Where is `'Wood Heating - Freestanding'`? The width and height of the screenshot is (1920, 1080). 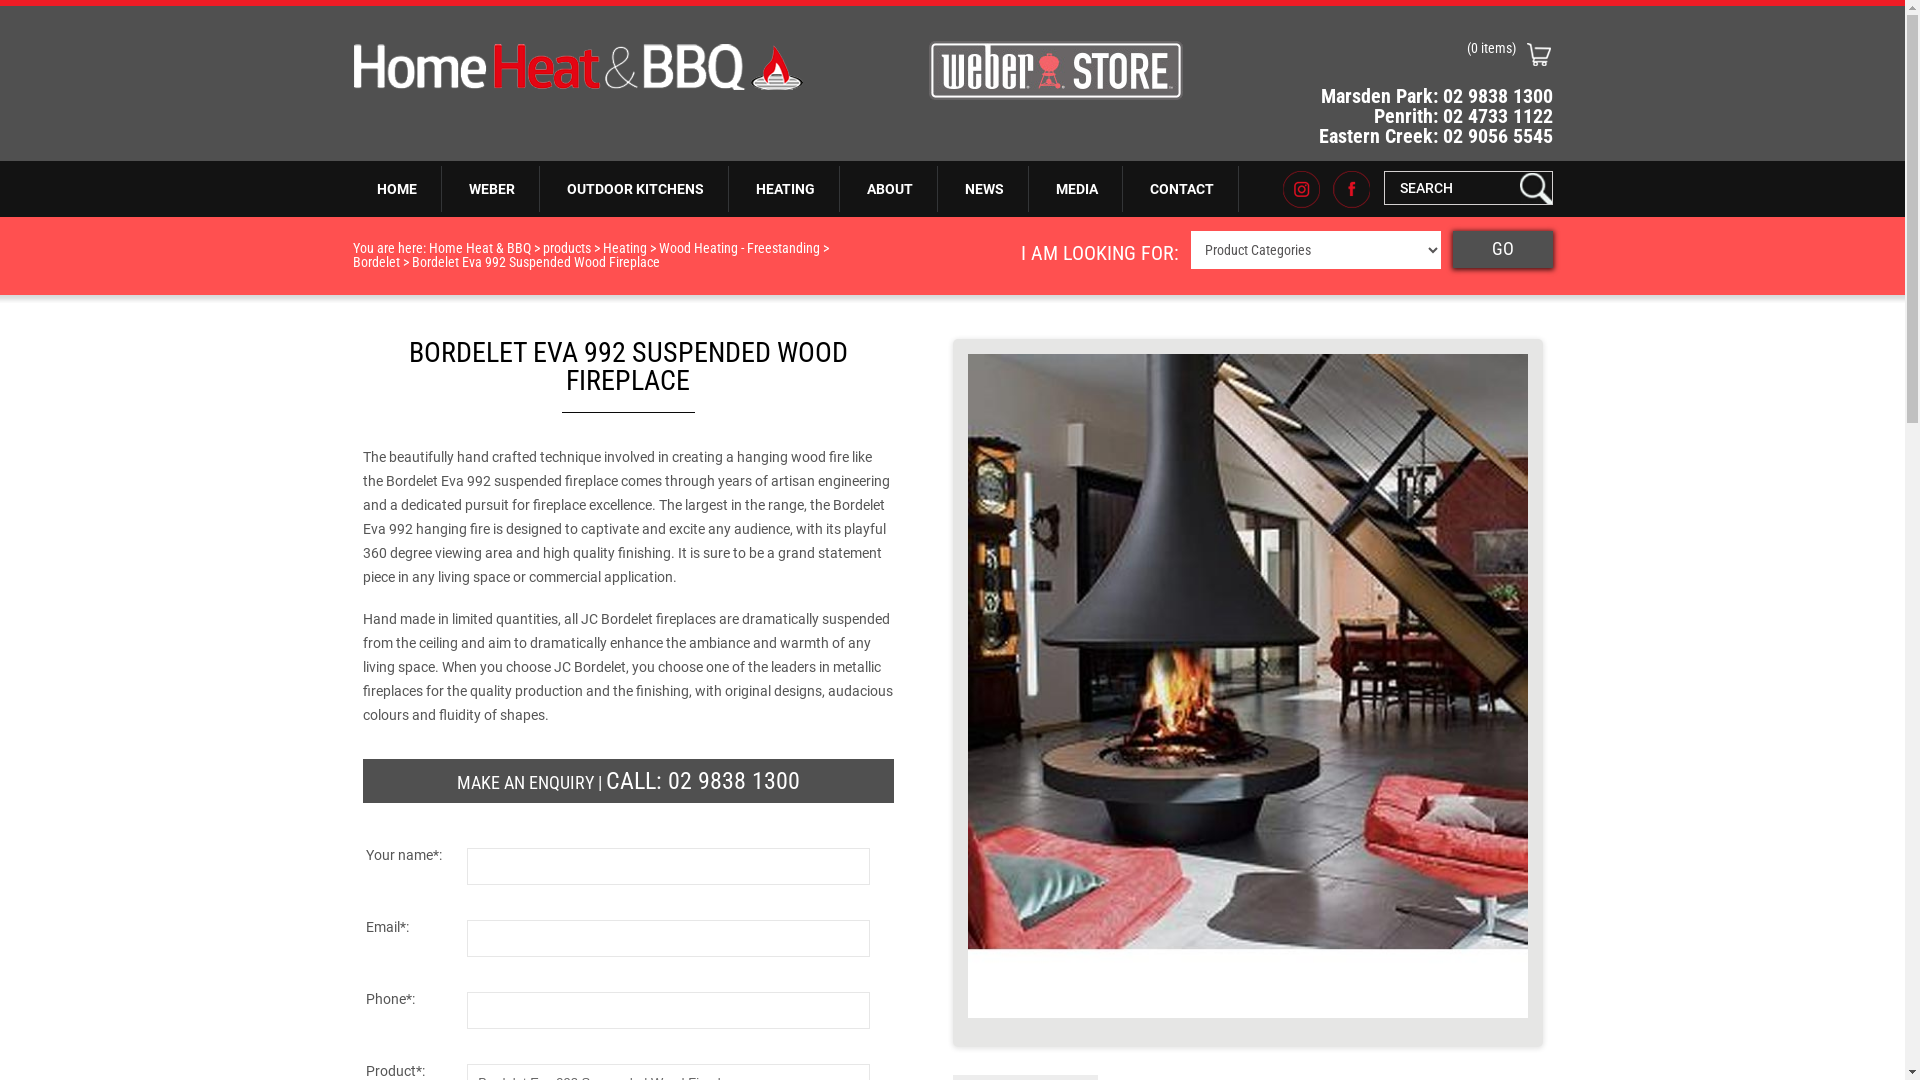 'Wood Heating - Freestanding' is located at coordinates (737, 246).